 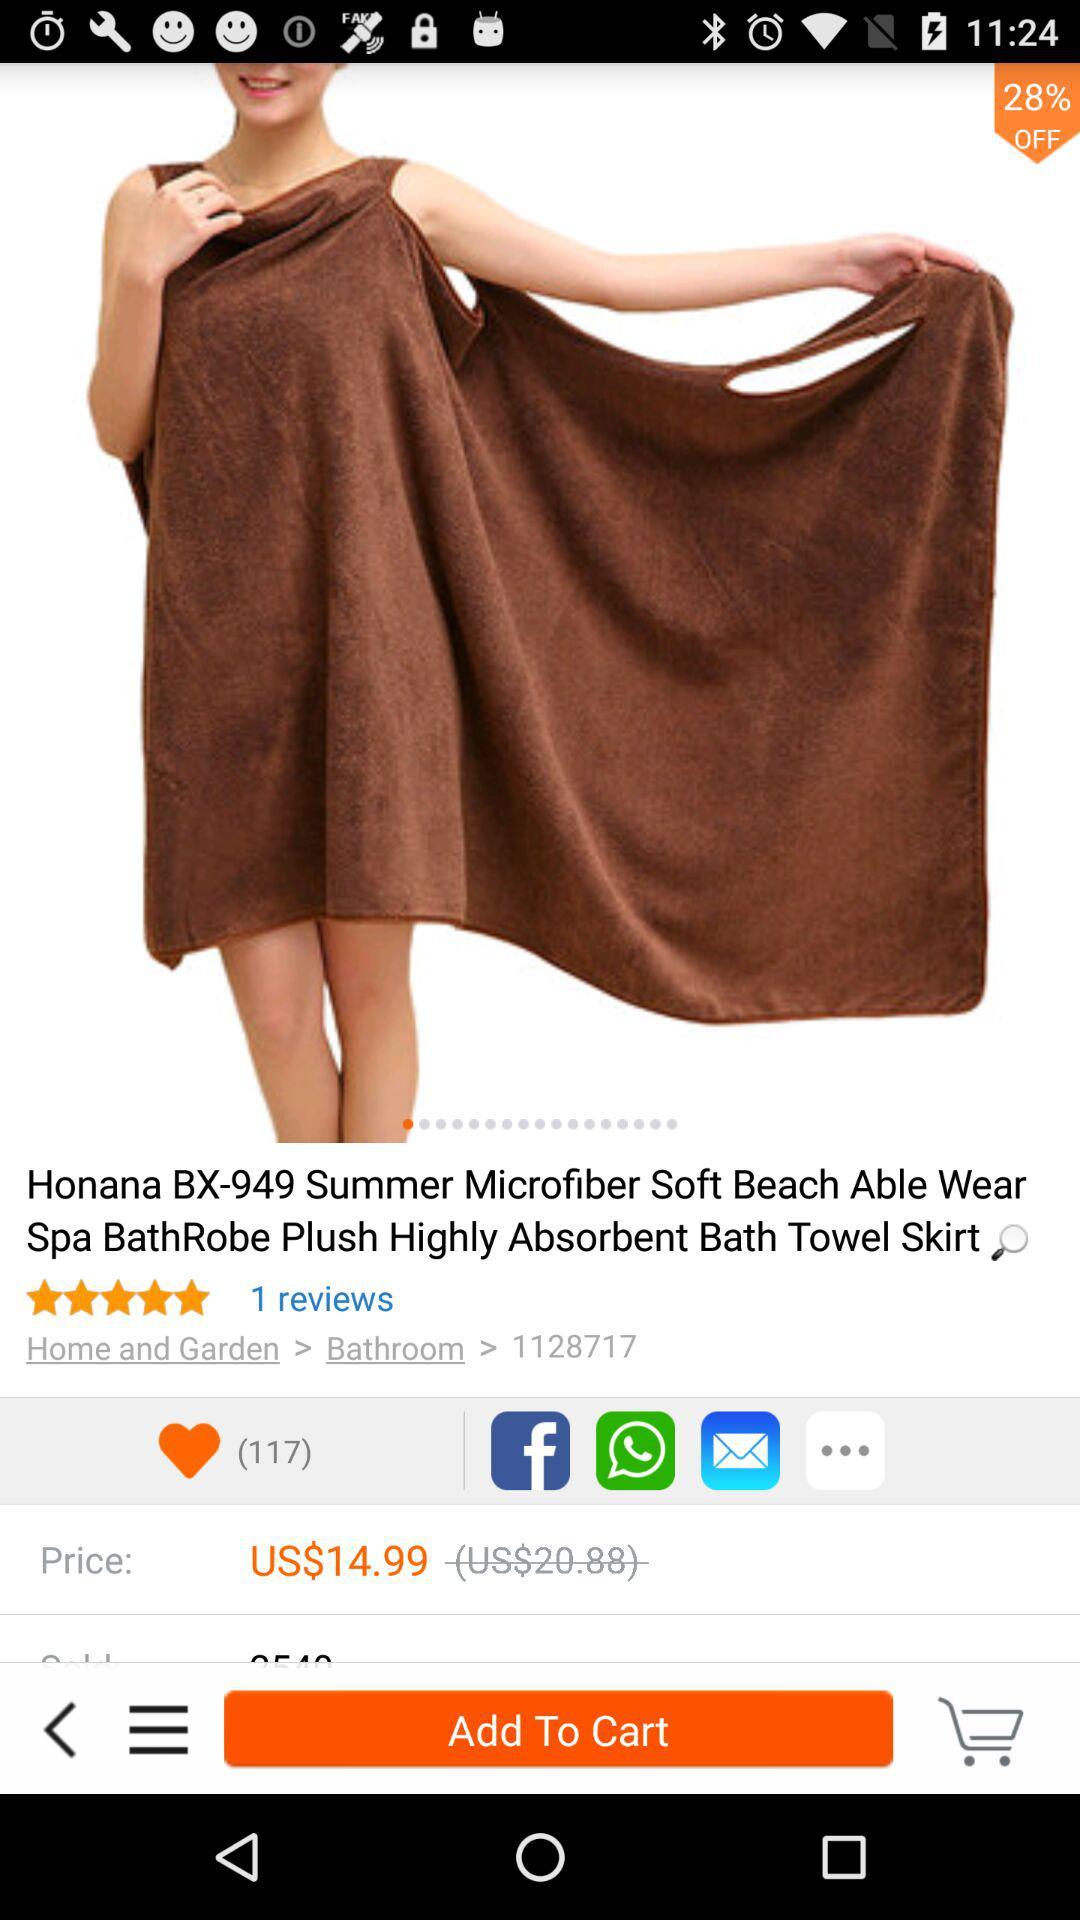 I want to click on next, so click(x=655, y=1124).